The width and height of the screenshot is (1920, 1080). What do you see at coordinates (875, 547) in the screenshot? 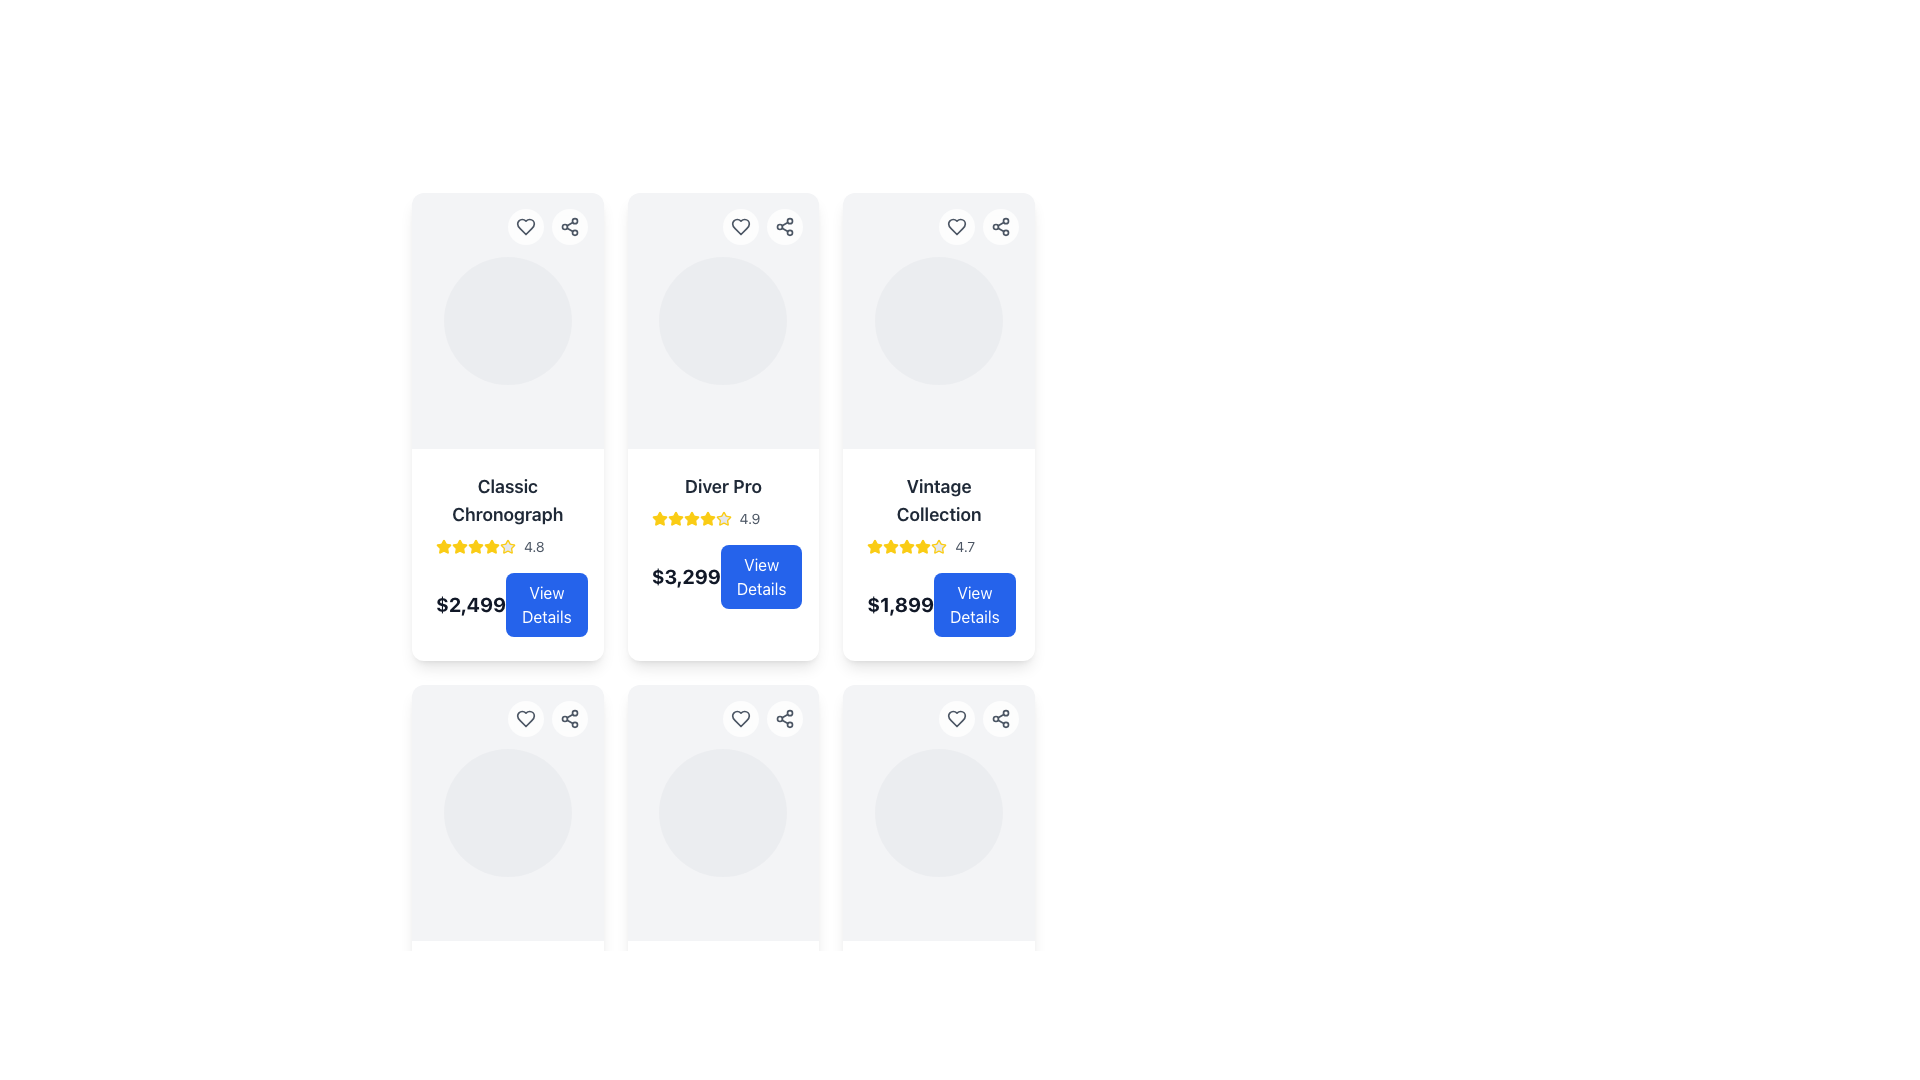
I see `the first yellow star icon in the rating system for the 'Vintage Collection' card, which is positioned directly above the numerical rating value` at bounding box center [875, 547].